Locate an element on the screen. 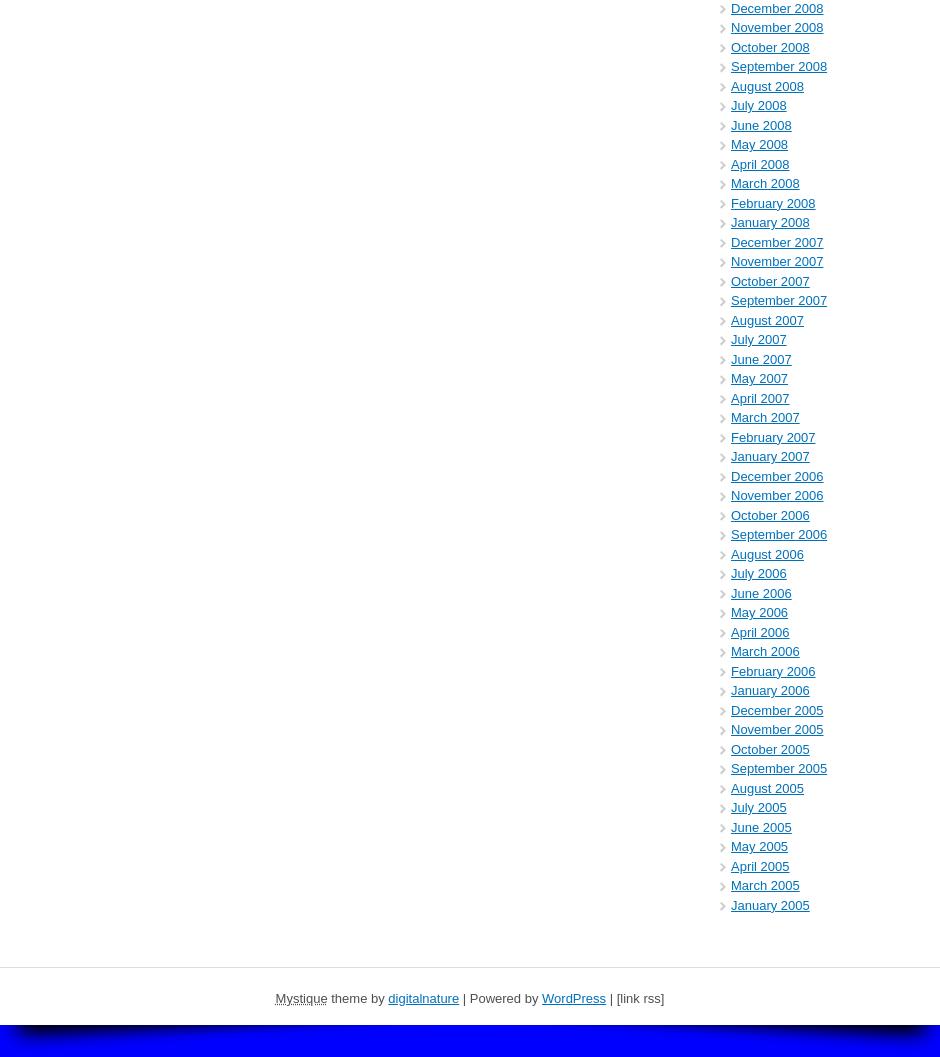 This screenshot has height=1057, width=940. 'October 2005' is located at coordinates (768, 747).